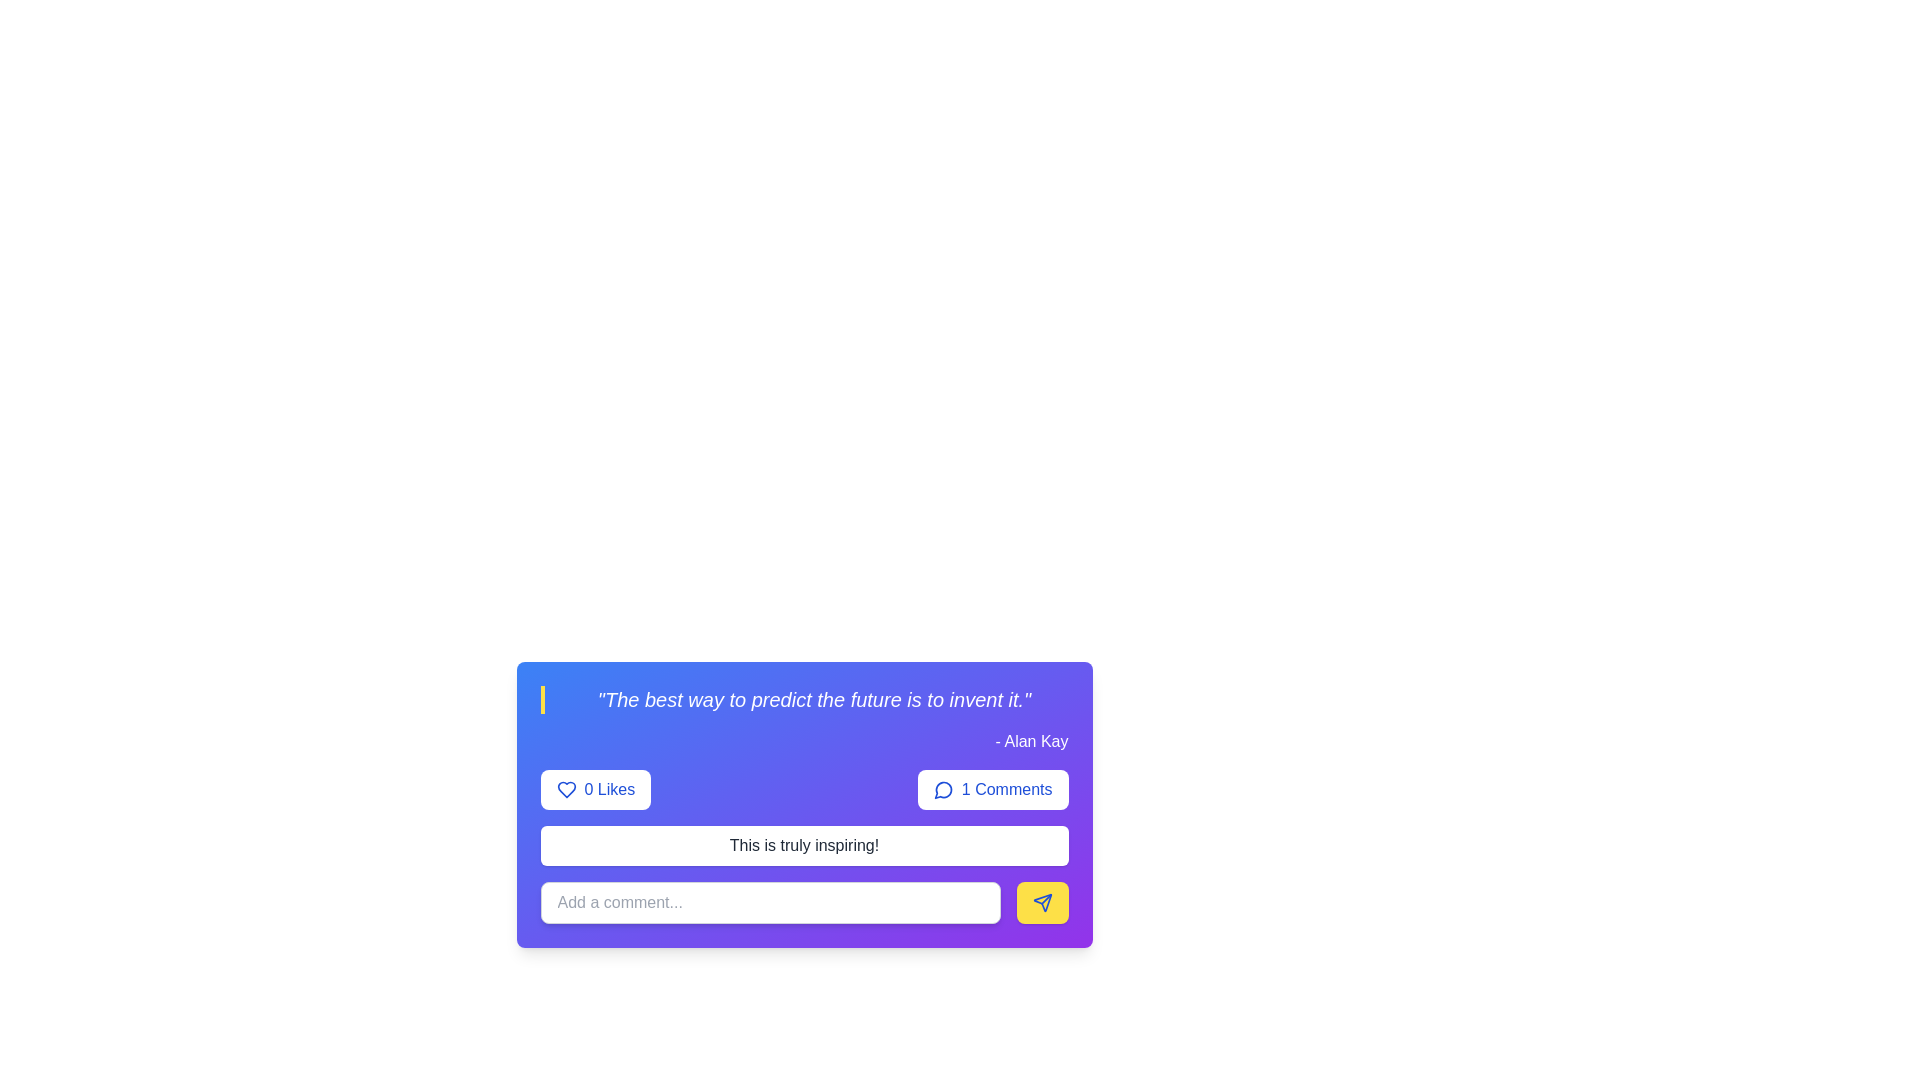 The width and height of the screenshot is (1920, 1080). Describe the element at coordinates (594, 789) in the screenshot. I see `the button labeled '0 Likes' which is styled with a rounded rectangle shape, has a white background, and features a heart-shaped icon outlined in blue` at that location.